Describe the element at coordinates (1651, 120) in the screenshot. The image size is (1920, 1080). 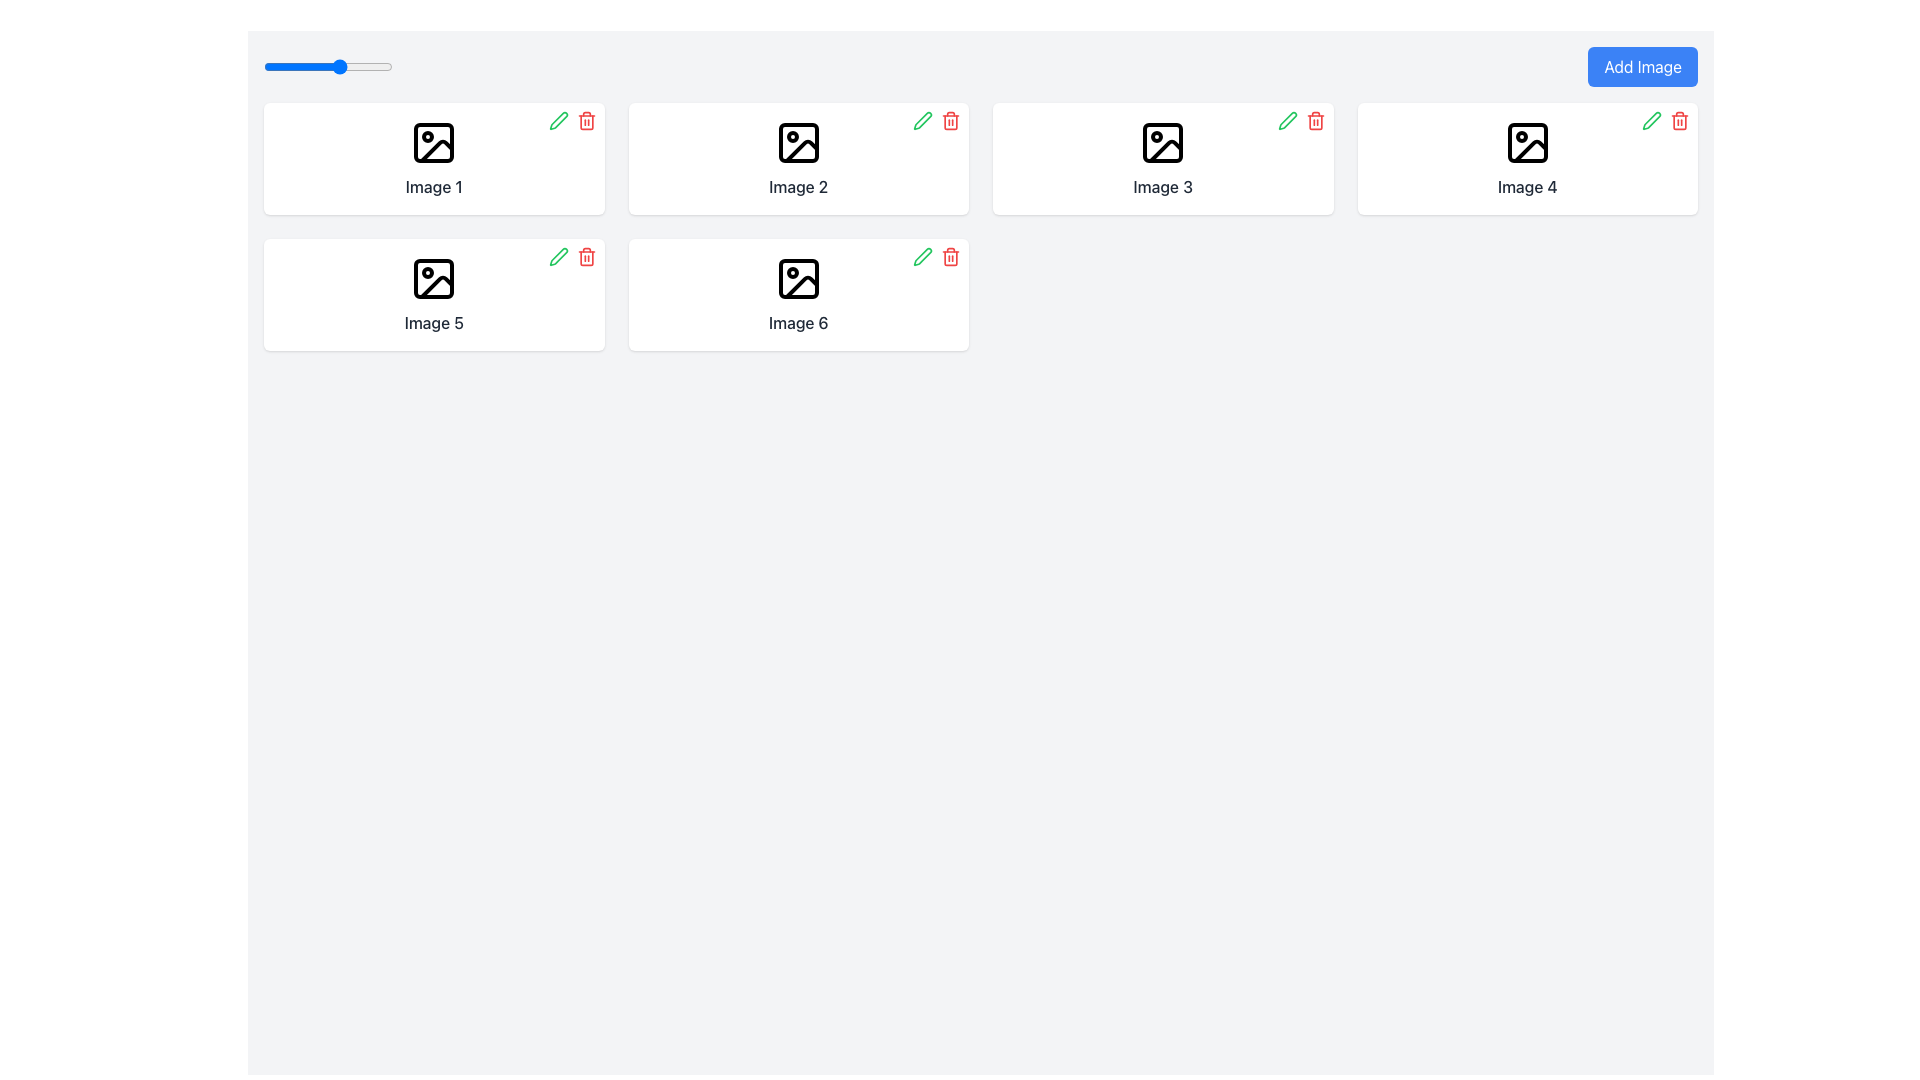
I see `the leftmost icon button in the control bar at the top-right corner of the 'Image 4' card, which is used for editing or modifying the associated image` at that location.